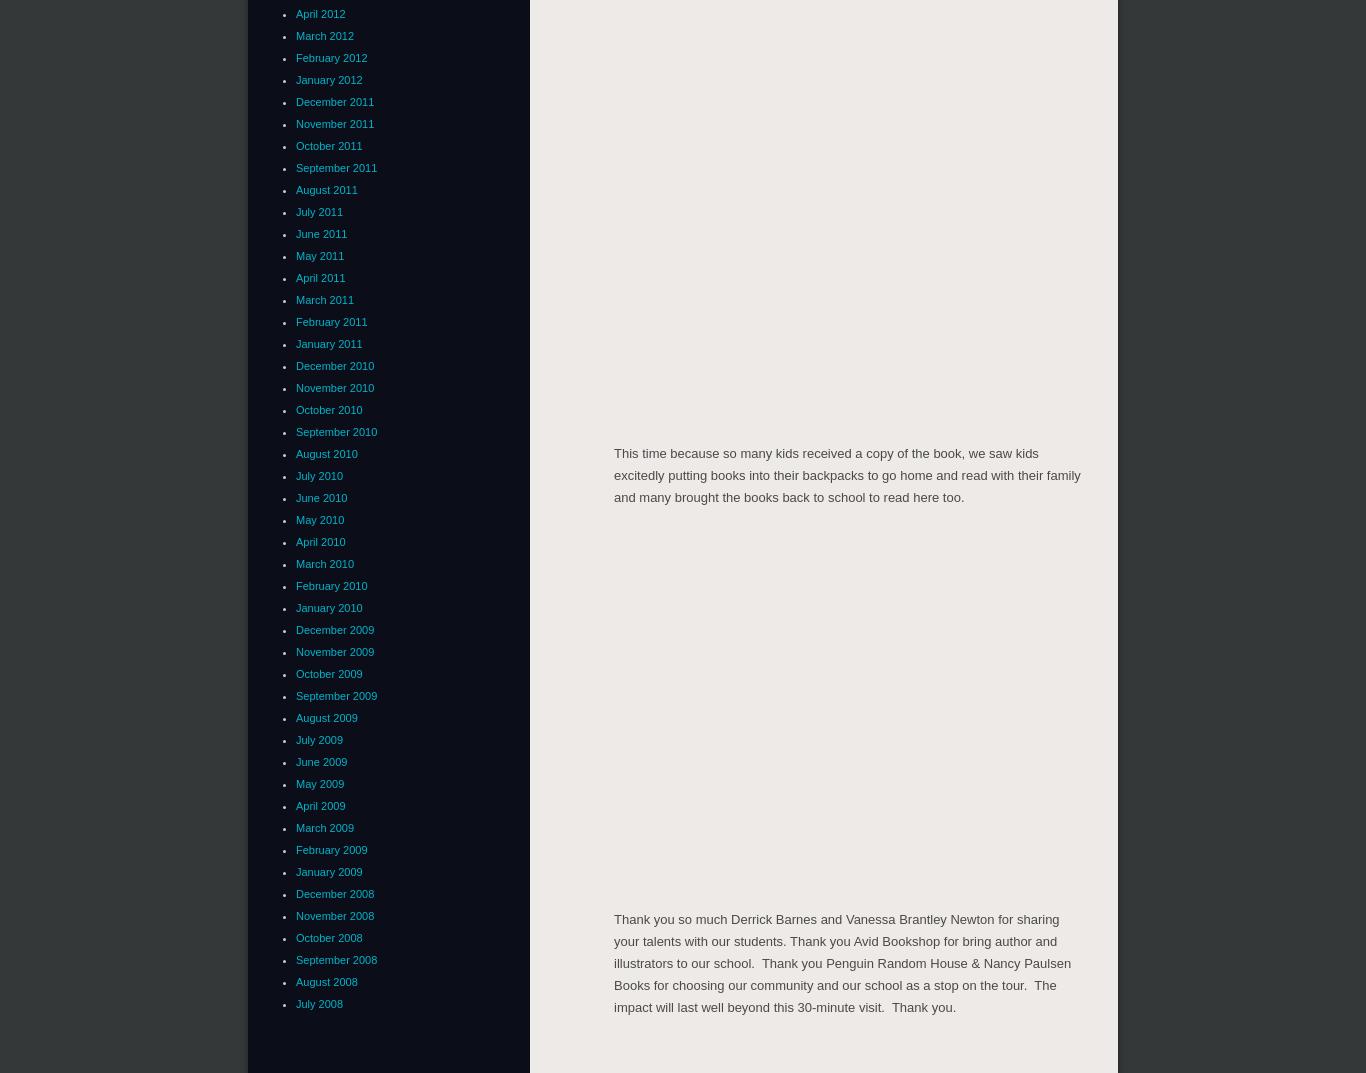 The height and width of the screenshot is (1073, 1366). Describe the element at coordinates (334, 121) in the screenshot. I see `'November 2011'` at that location.